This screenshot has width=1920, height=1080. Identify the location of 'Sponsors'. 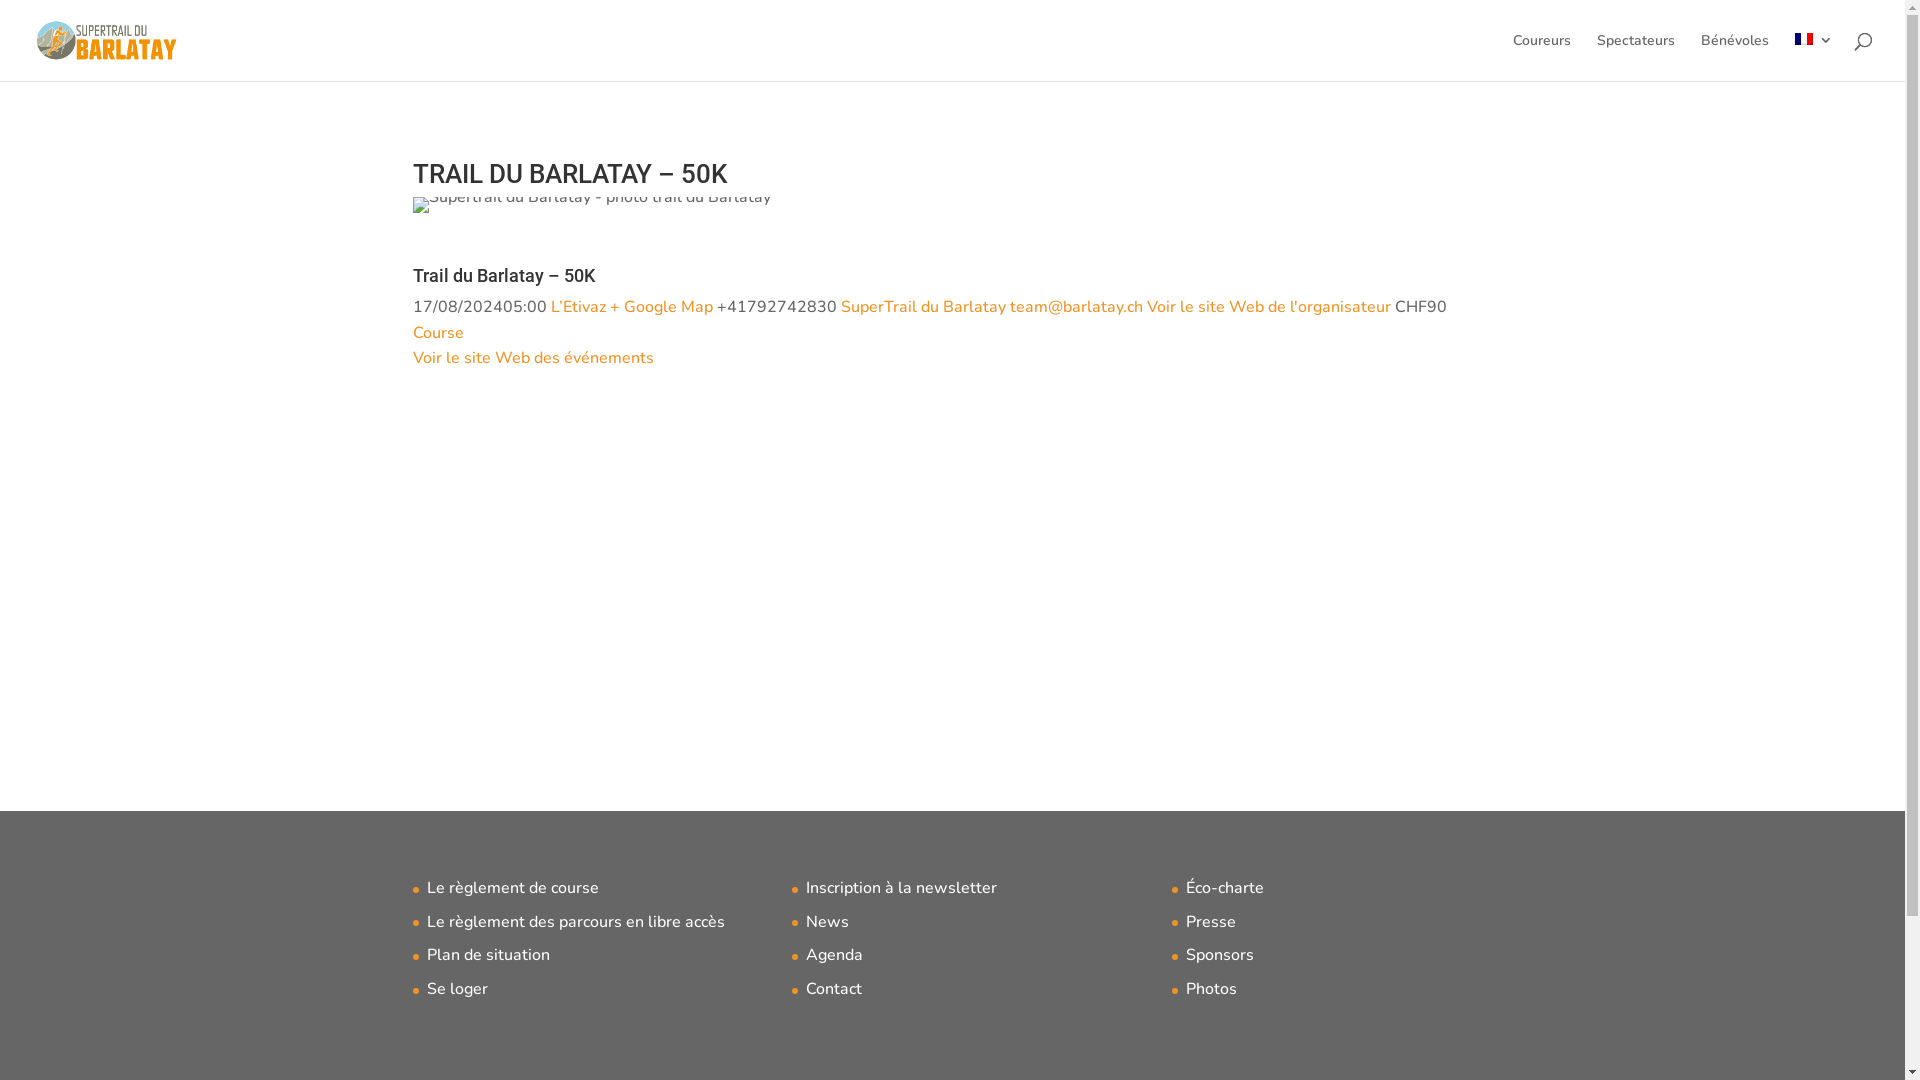
(1218, 954).